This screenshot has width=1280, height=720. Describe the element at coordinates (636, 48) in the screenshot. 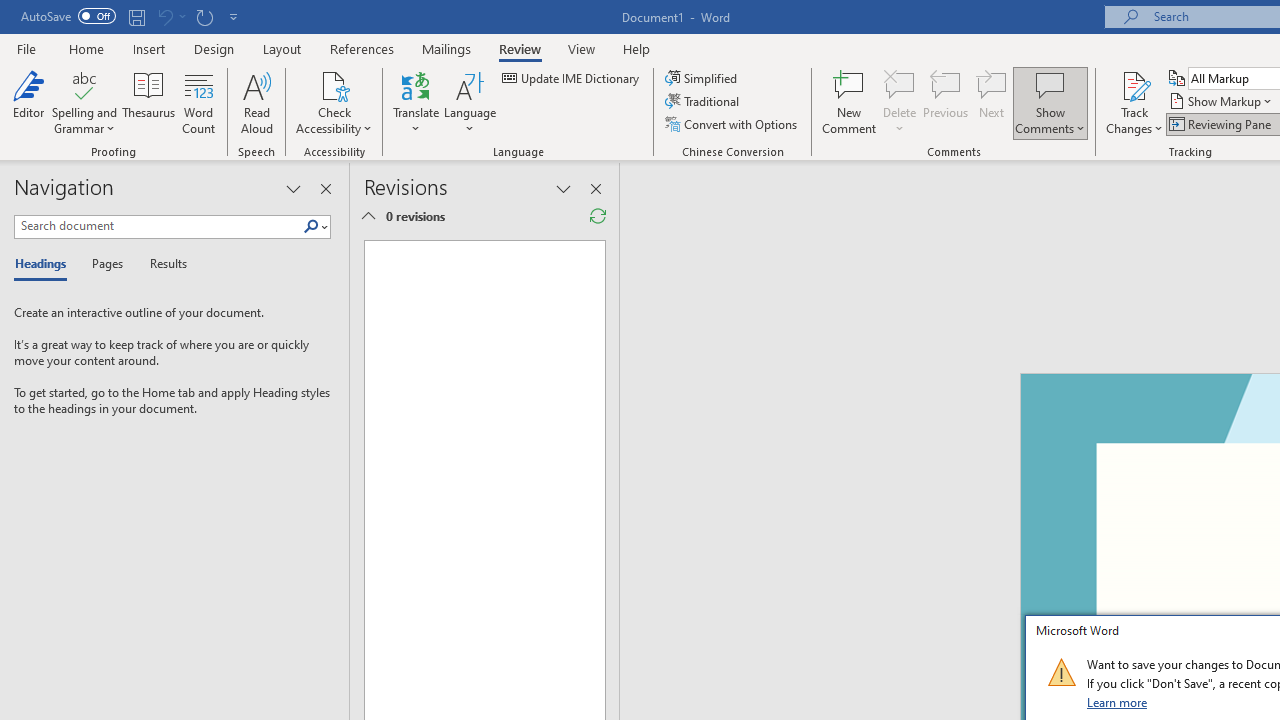

I see `'Help'` at that location.